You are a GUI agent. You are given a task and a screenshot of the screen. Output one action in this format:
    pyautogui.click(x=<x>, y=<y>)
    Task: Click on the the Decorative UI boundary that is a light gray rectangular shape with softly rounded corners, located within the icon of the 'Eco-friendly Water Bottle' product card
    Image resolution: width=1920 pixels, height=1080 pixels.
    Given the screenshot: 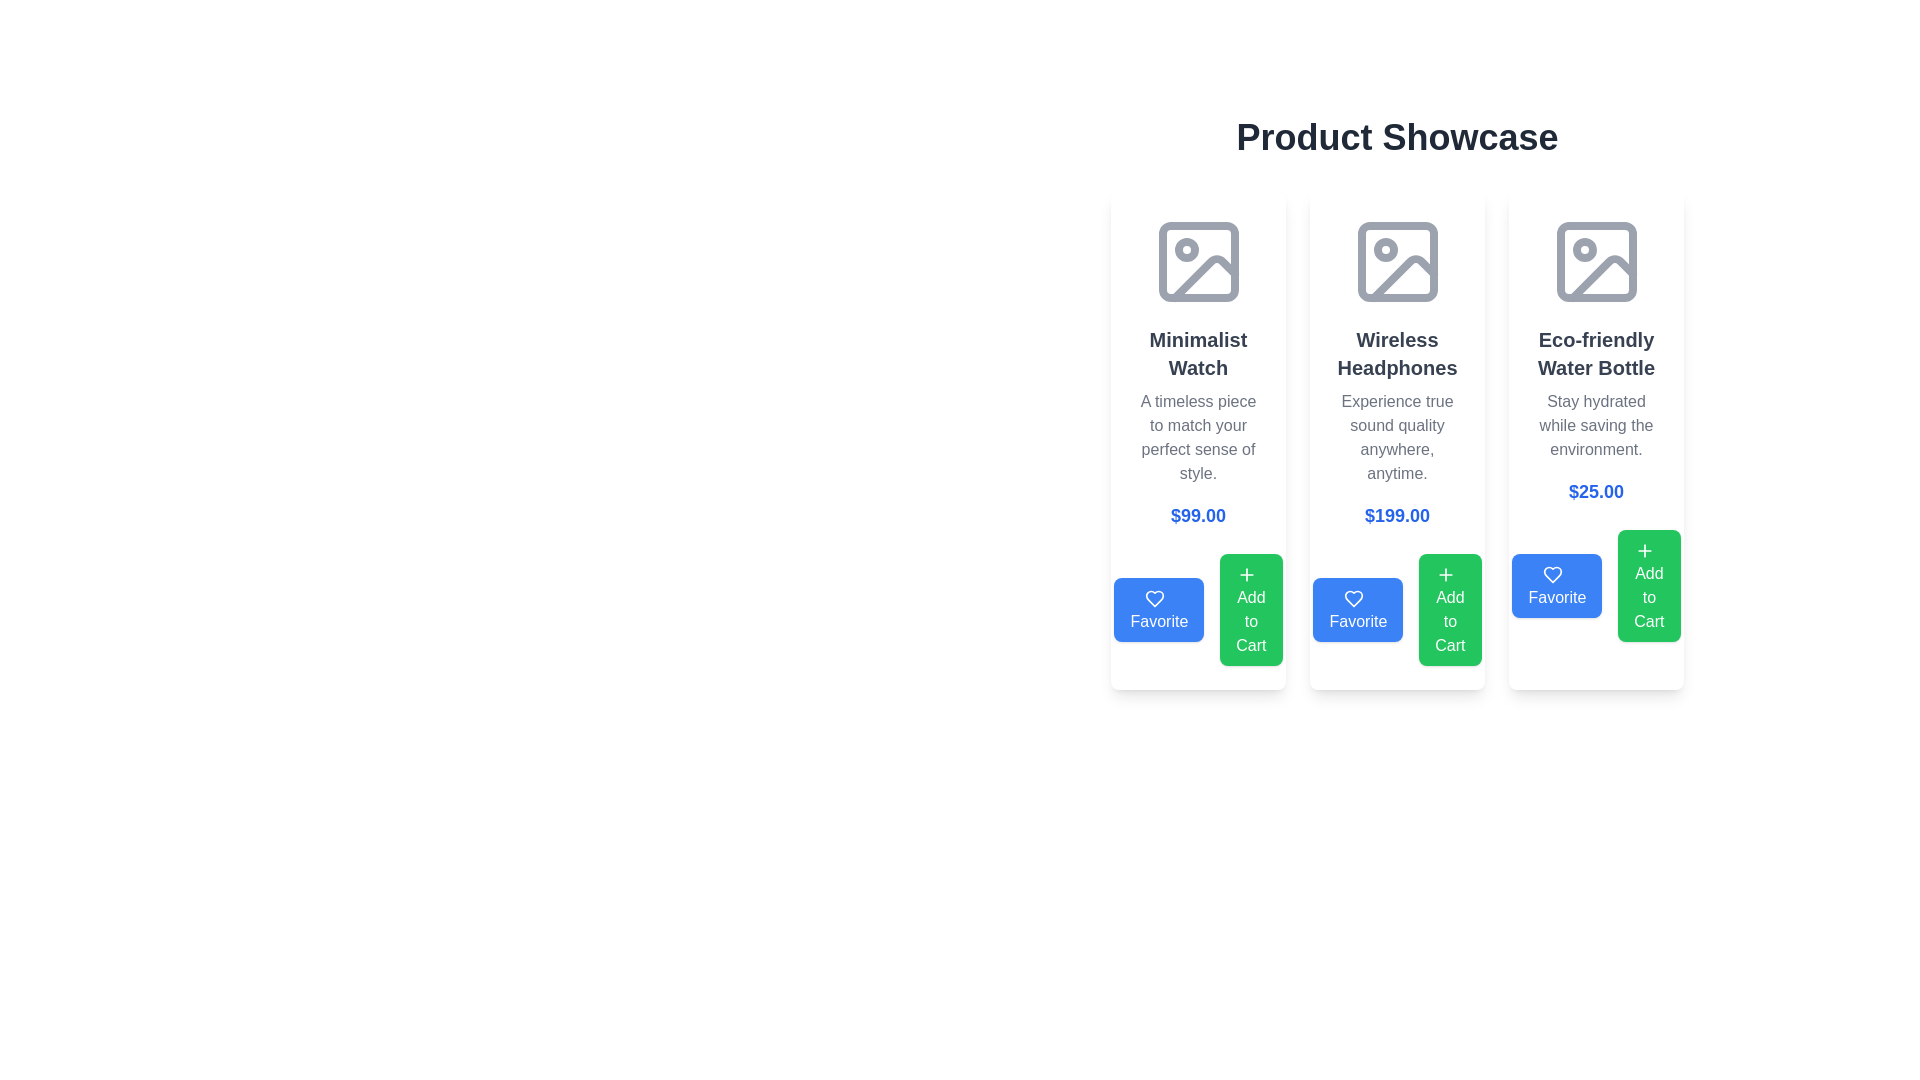 What is the action you would take?
    pyautogui.click(x=1595, y=261)
    